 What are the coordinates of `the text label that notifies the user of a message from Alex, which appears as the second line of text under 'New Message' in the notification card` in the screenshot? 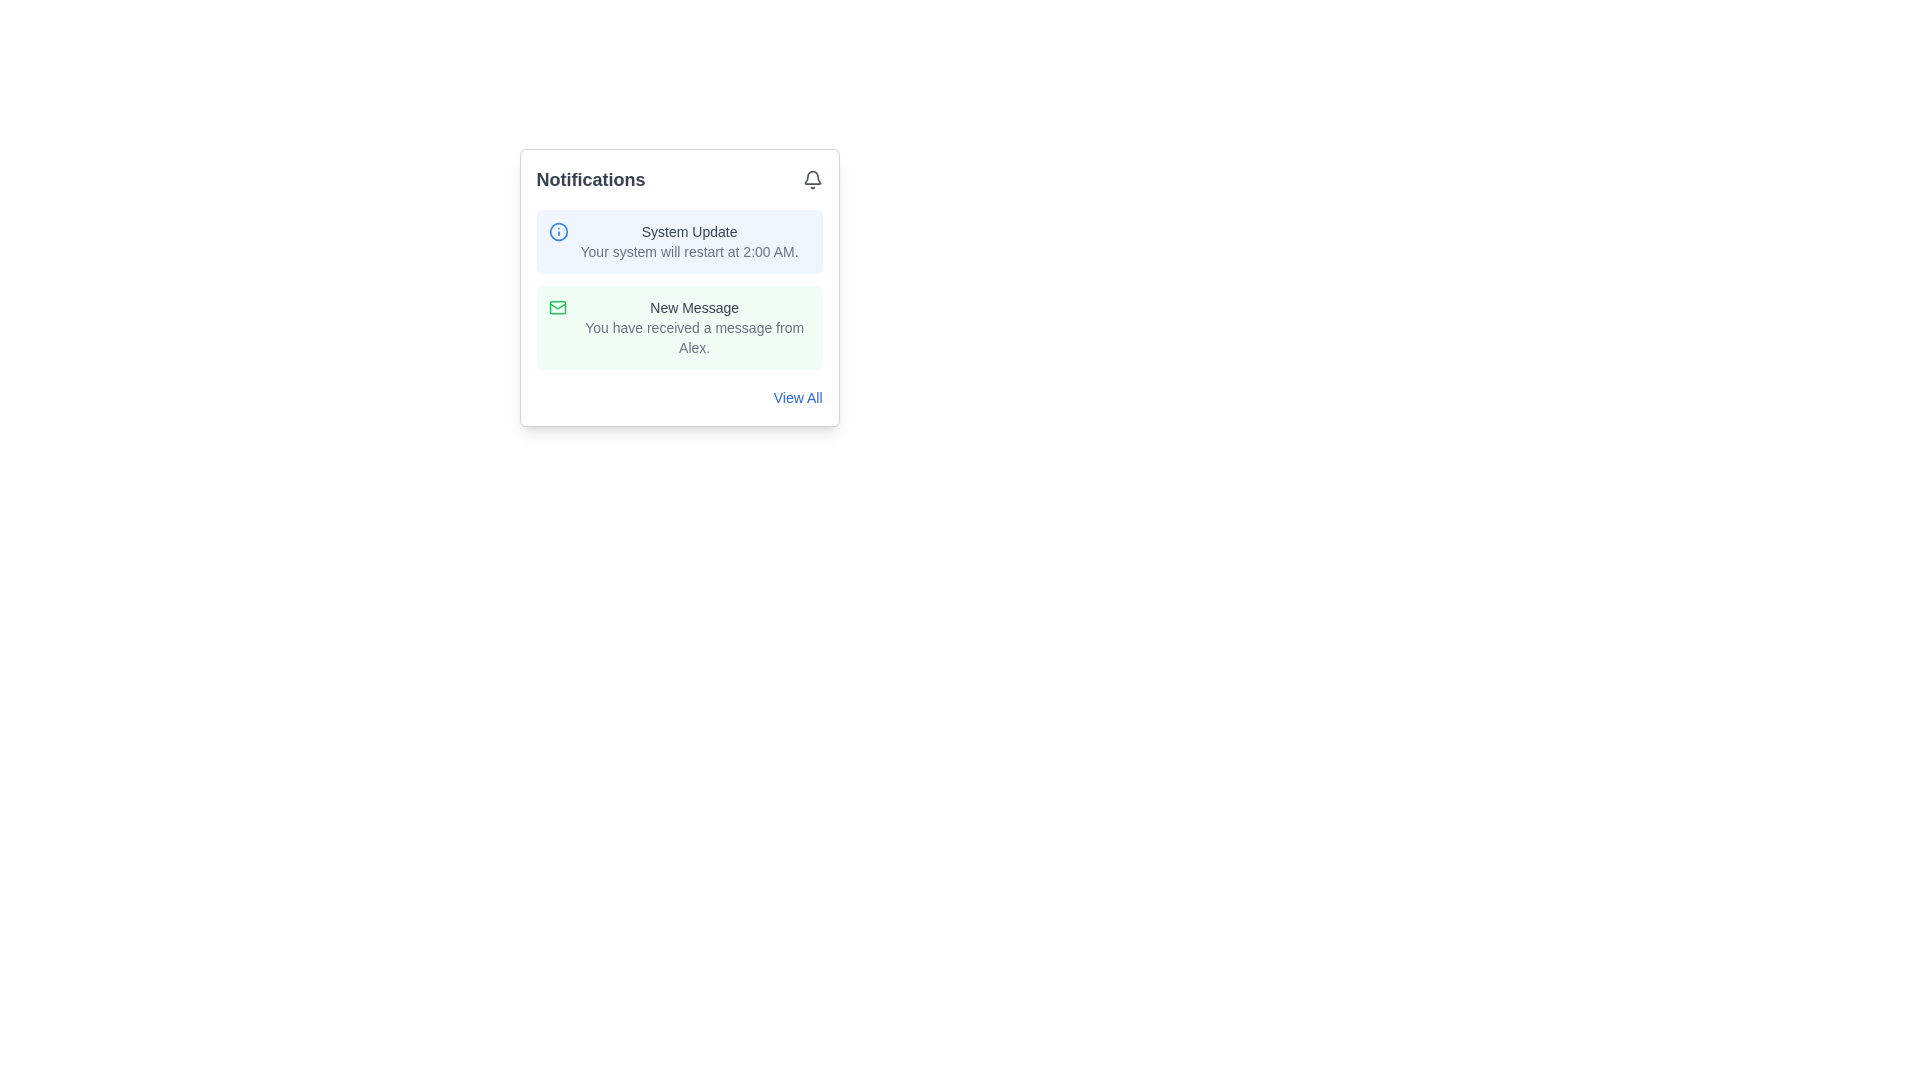 It's located at (694, 337).